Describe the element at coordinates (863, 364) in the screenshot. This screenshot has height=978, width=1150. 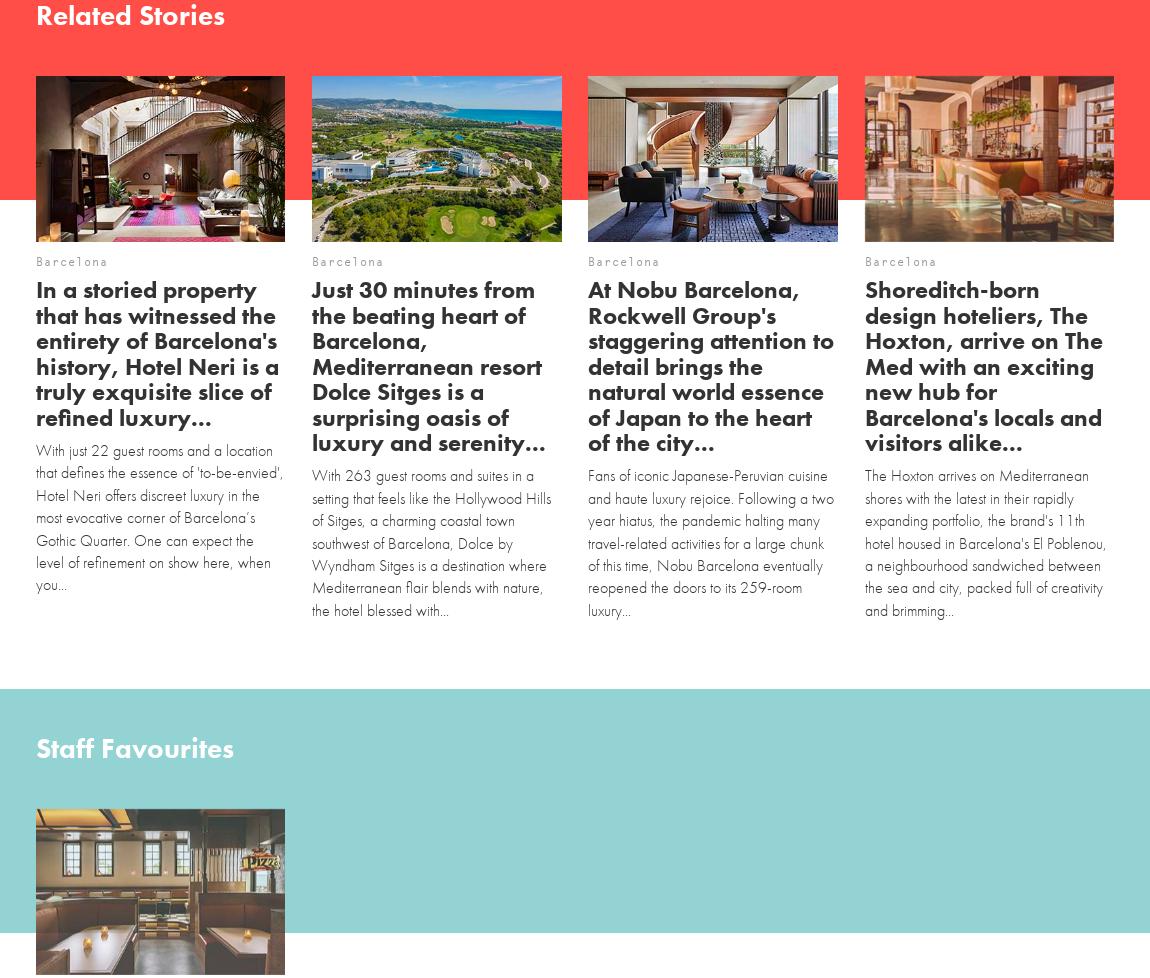
I see `'Shoreditch-born design hoteliers, The Hoxton, arrive on The Med with an exciting new hub for Barcelona's locals and visitors alike...'` at that location.